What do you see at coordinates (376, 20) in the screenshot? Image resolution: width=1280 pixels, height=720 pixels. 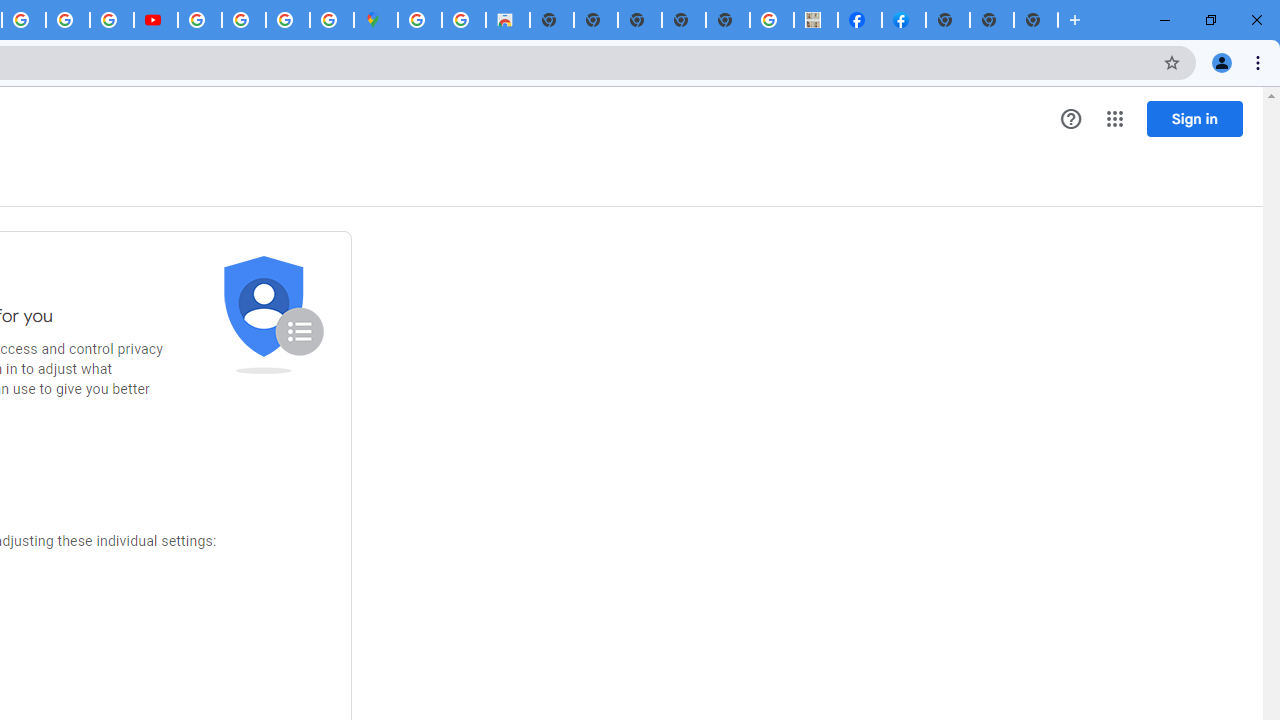 I see `'Google Maps'` at bounding box center [376, 20].